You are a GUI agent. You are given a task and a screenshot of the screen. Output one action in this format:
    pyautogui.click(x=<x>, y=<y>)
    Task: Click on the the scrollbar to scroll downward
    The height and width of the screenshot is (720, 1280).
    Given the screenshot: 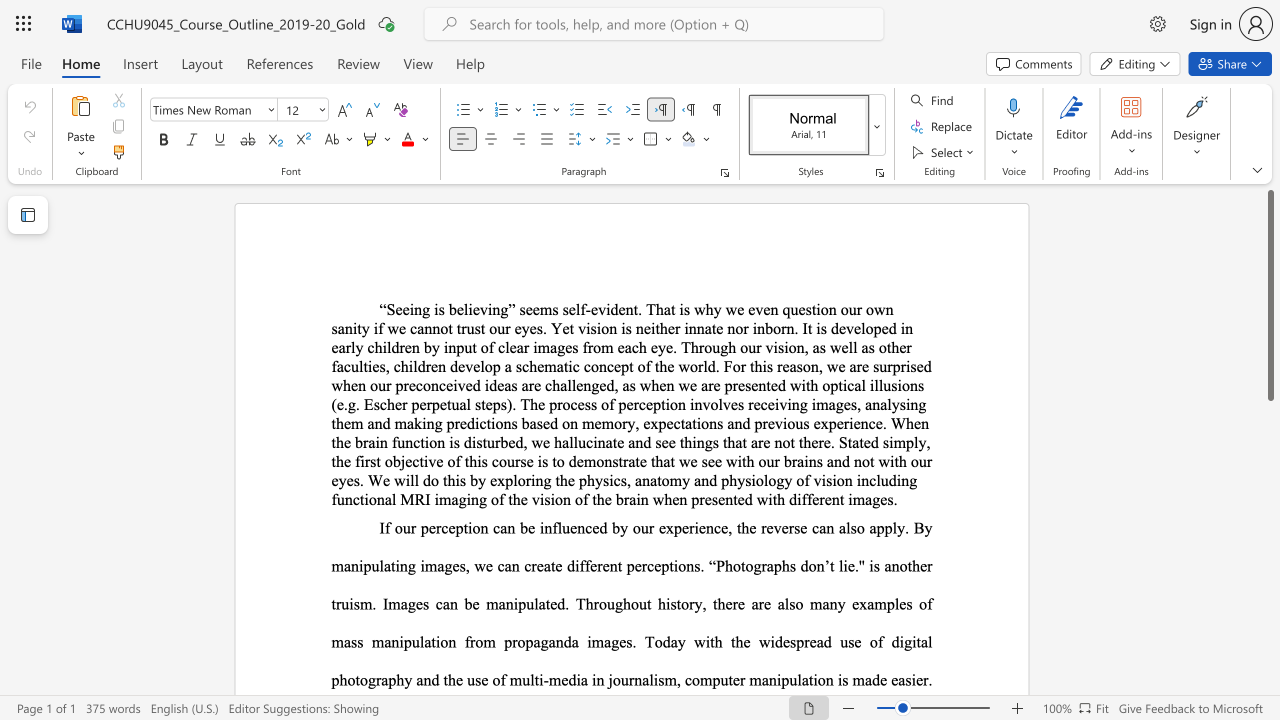 What is the action you would take?
    pyautogui.click(x=1269, y=640)
    